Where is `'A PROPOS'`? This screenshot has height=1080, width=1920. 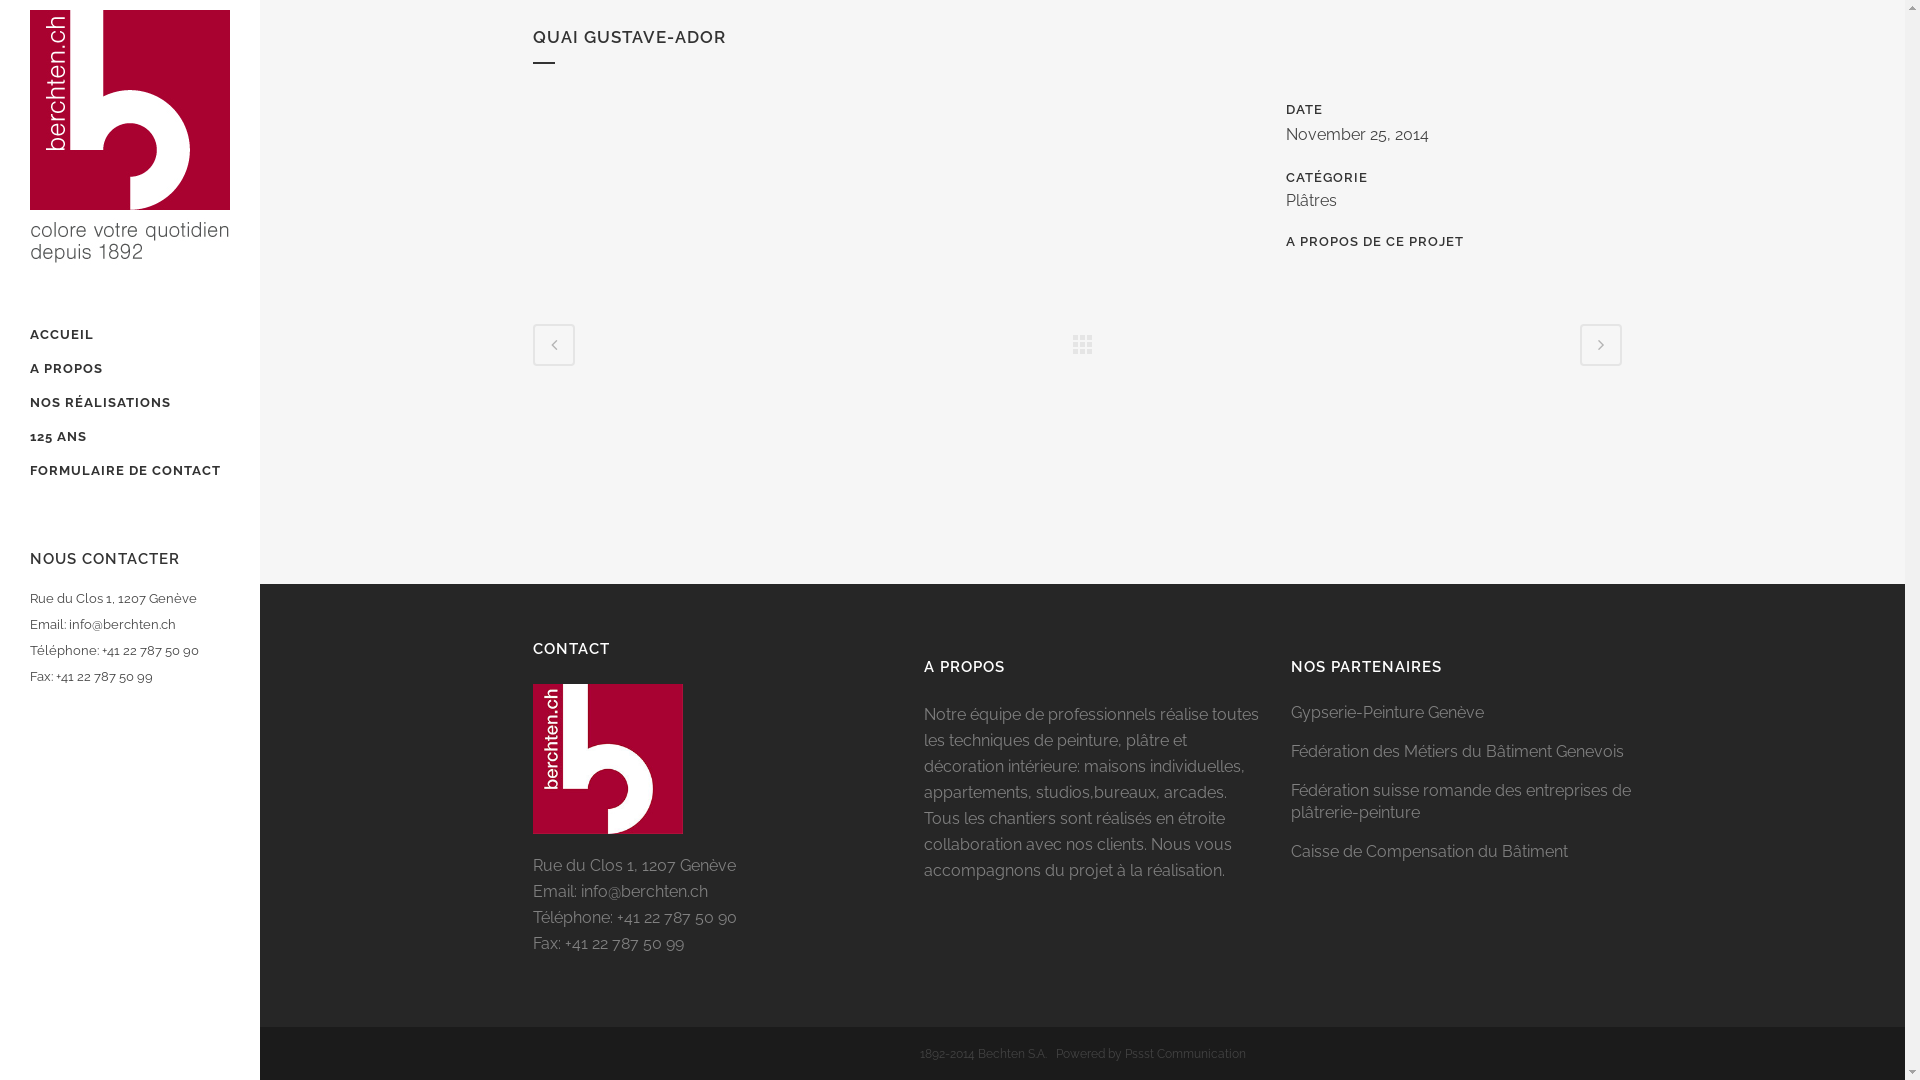
'A PROPOS' is located at coordinates (128, 369).